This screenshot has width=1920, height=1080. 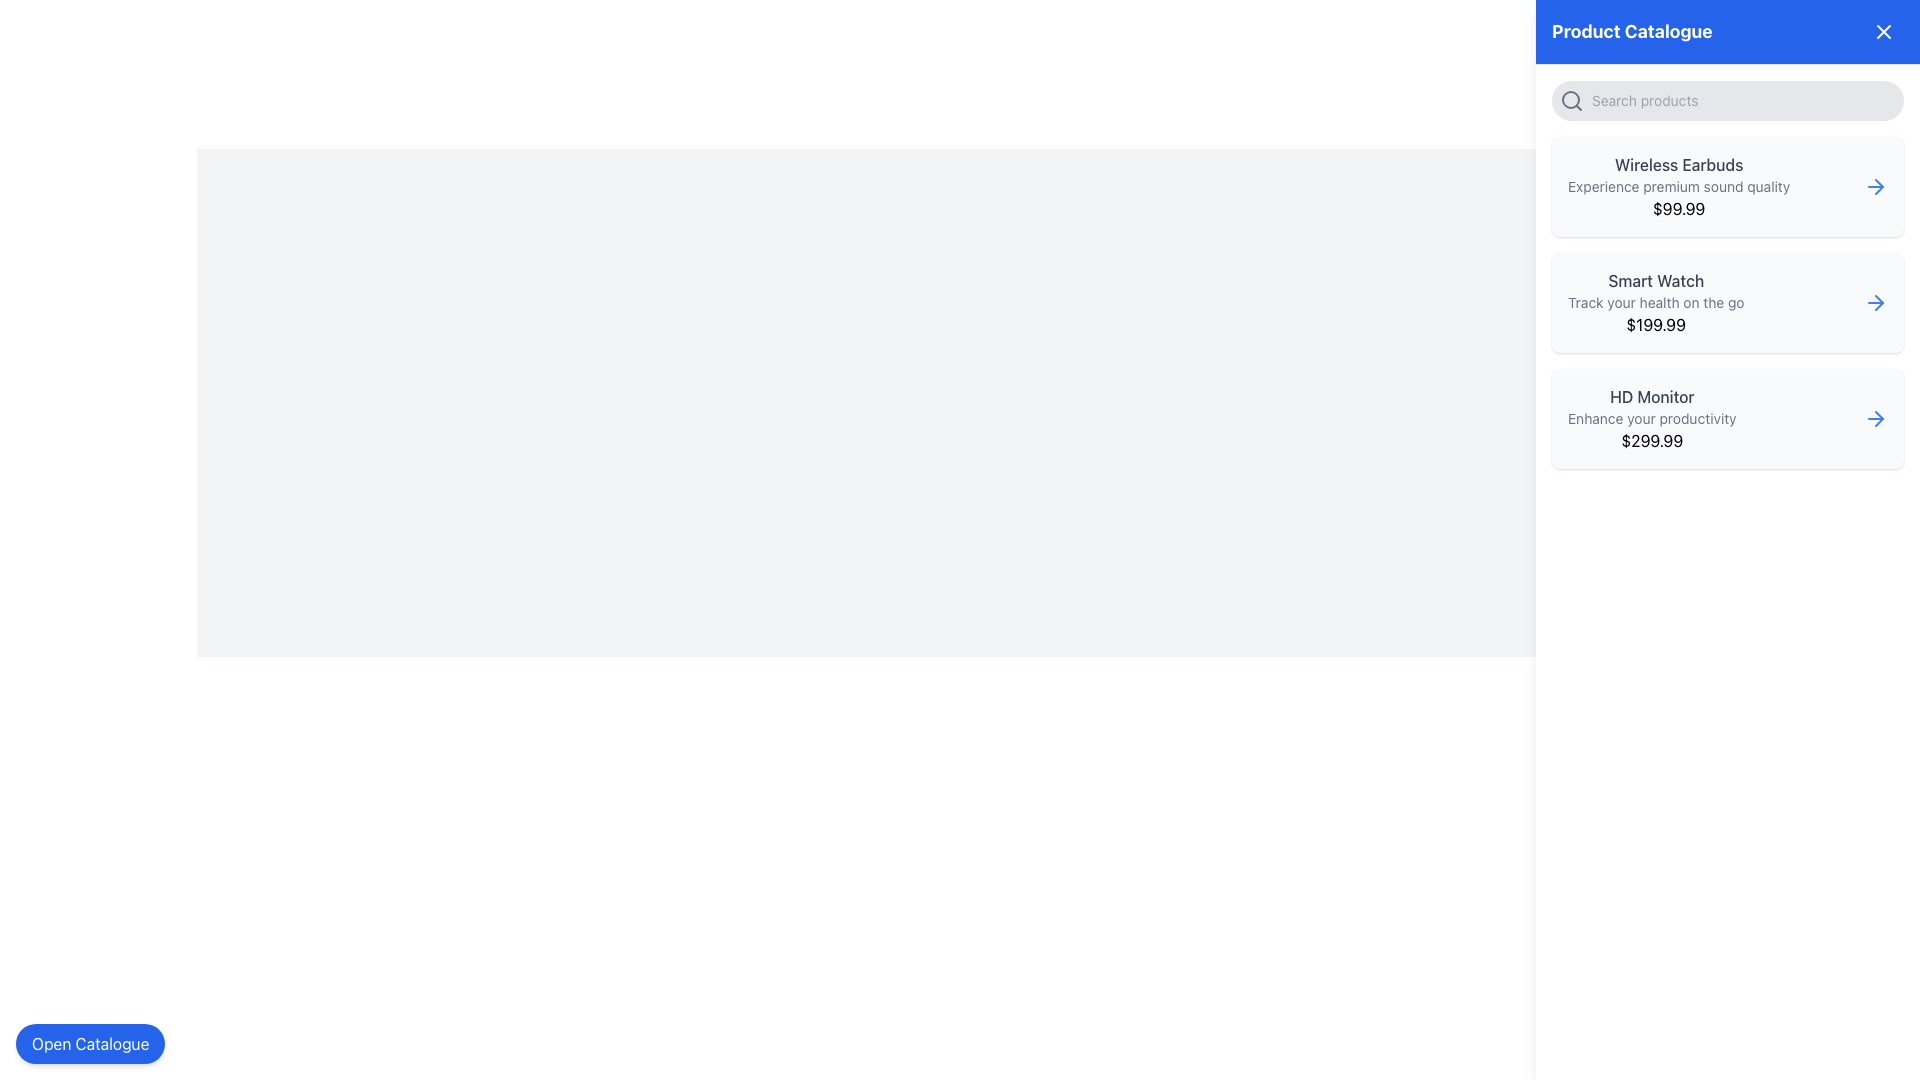 I want to click on the 'X' icon button located at the top-right corner of the sidebar pane labeled 'Product Catalogue', so click(x=1882, y=31).